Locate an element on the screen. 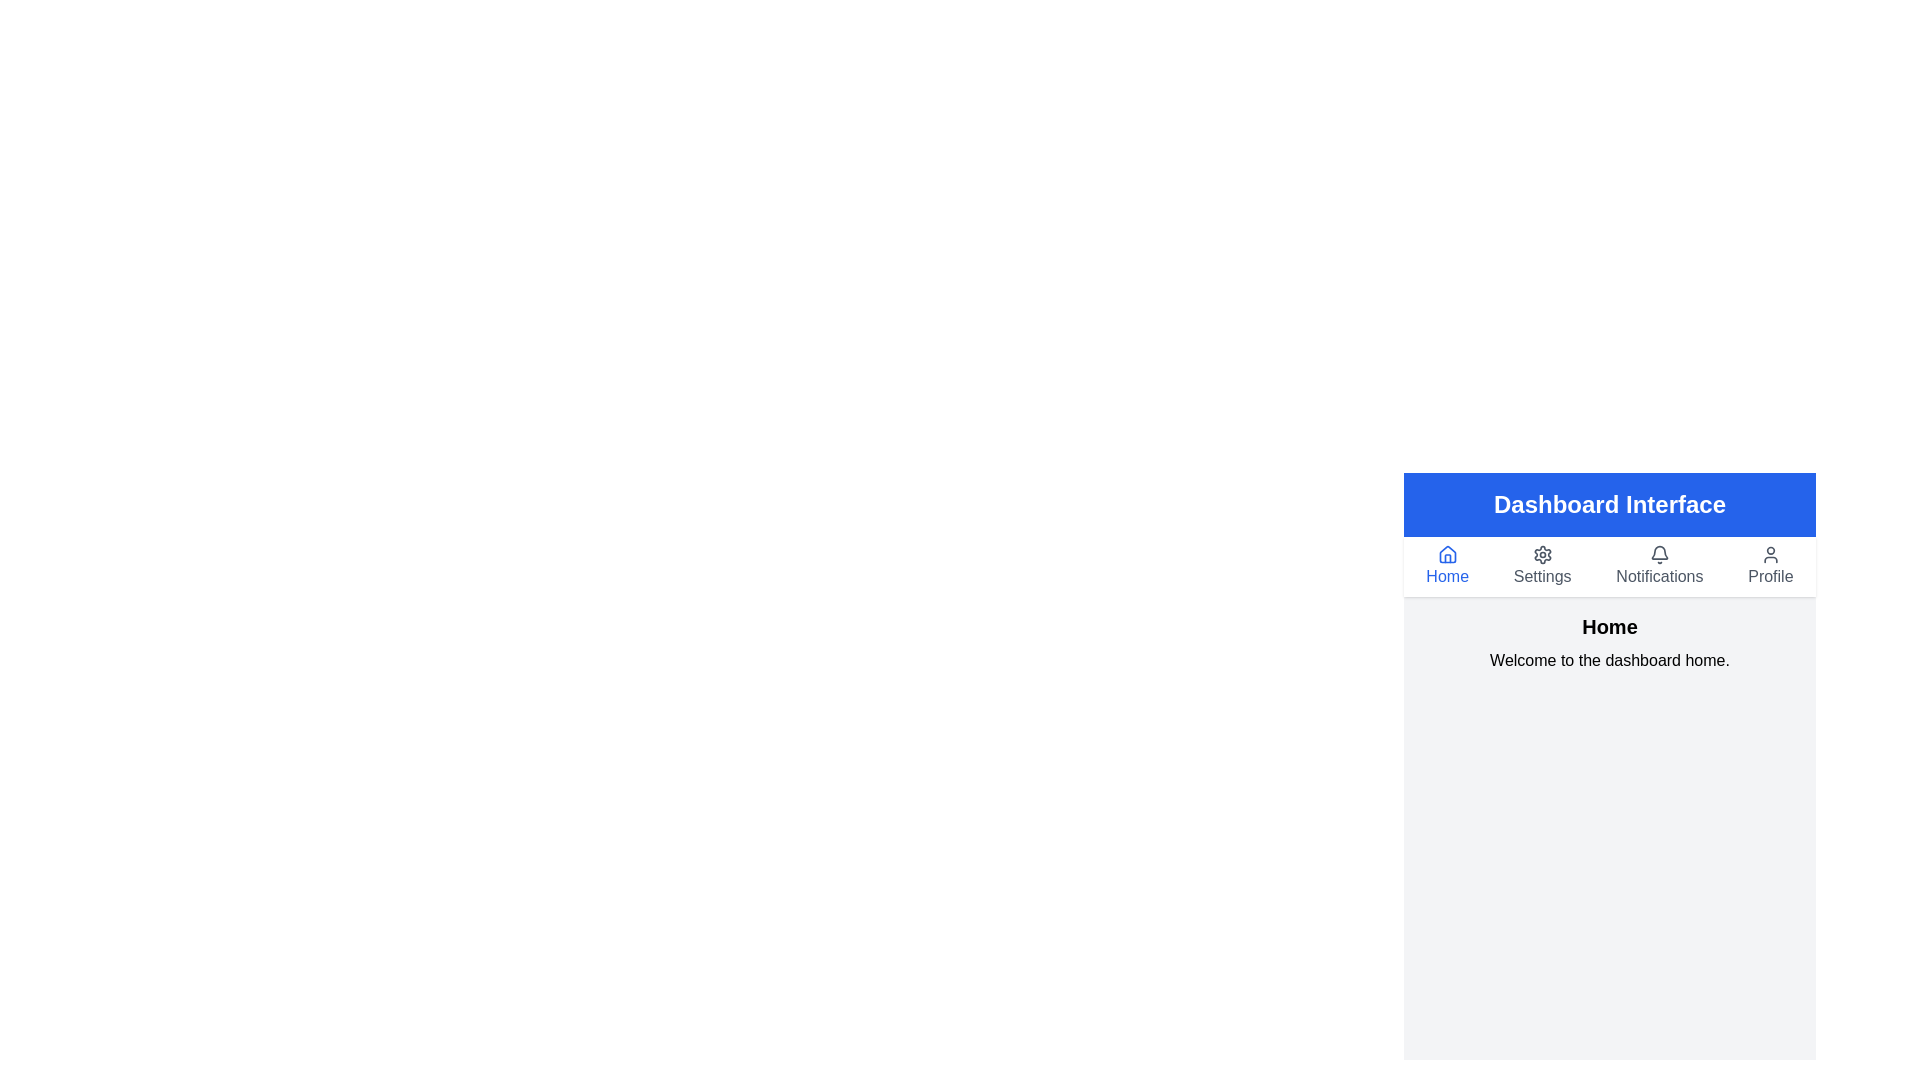 This screenshot has width=1920, height=1080. the decorative segment of the 'Home' icon located in the bottom segment of the house icon in the first tab of the navigation bar is located at coordinates (1447, 554).